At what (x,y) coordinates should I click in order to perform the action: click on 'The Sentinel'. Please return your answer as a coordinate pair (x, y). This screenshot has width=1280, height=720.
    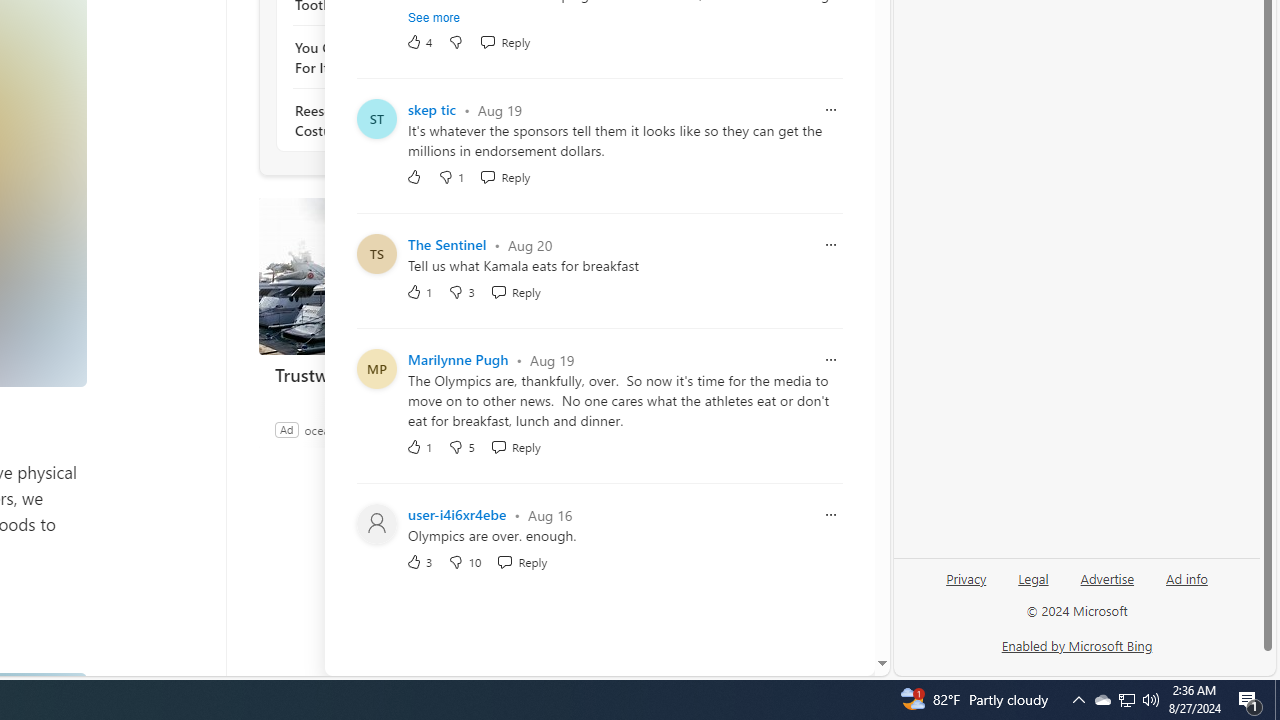
    Looking at the image, I should click on (446, 243).